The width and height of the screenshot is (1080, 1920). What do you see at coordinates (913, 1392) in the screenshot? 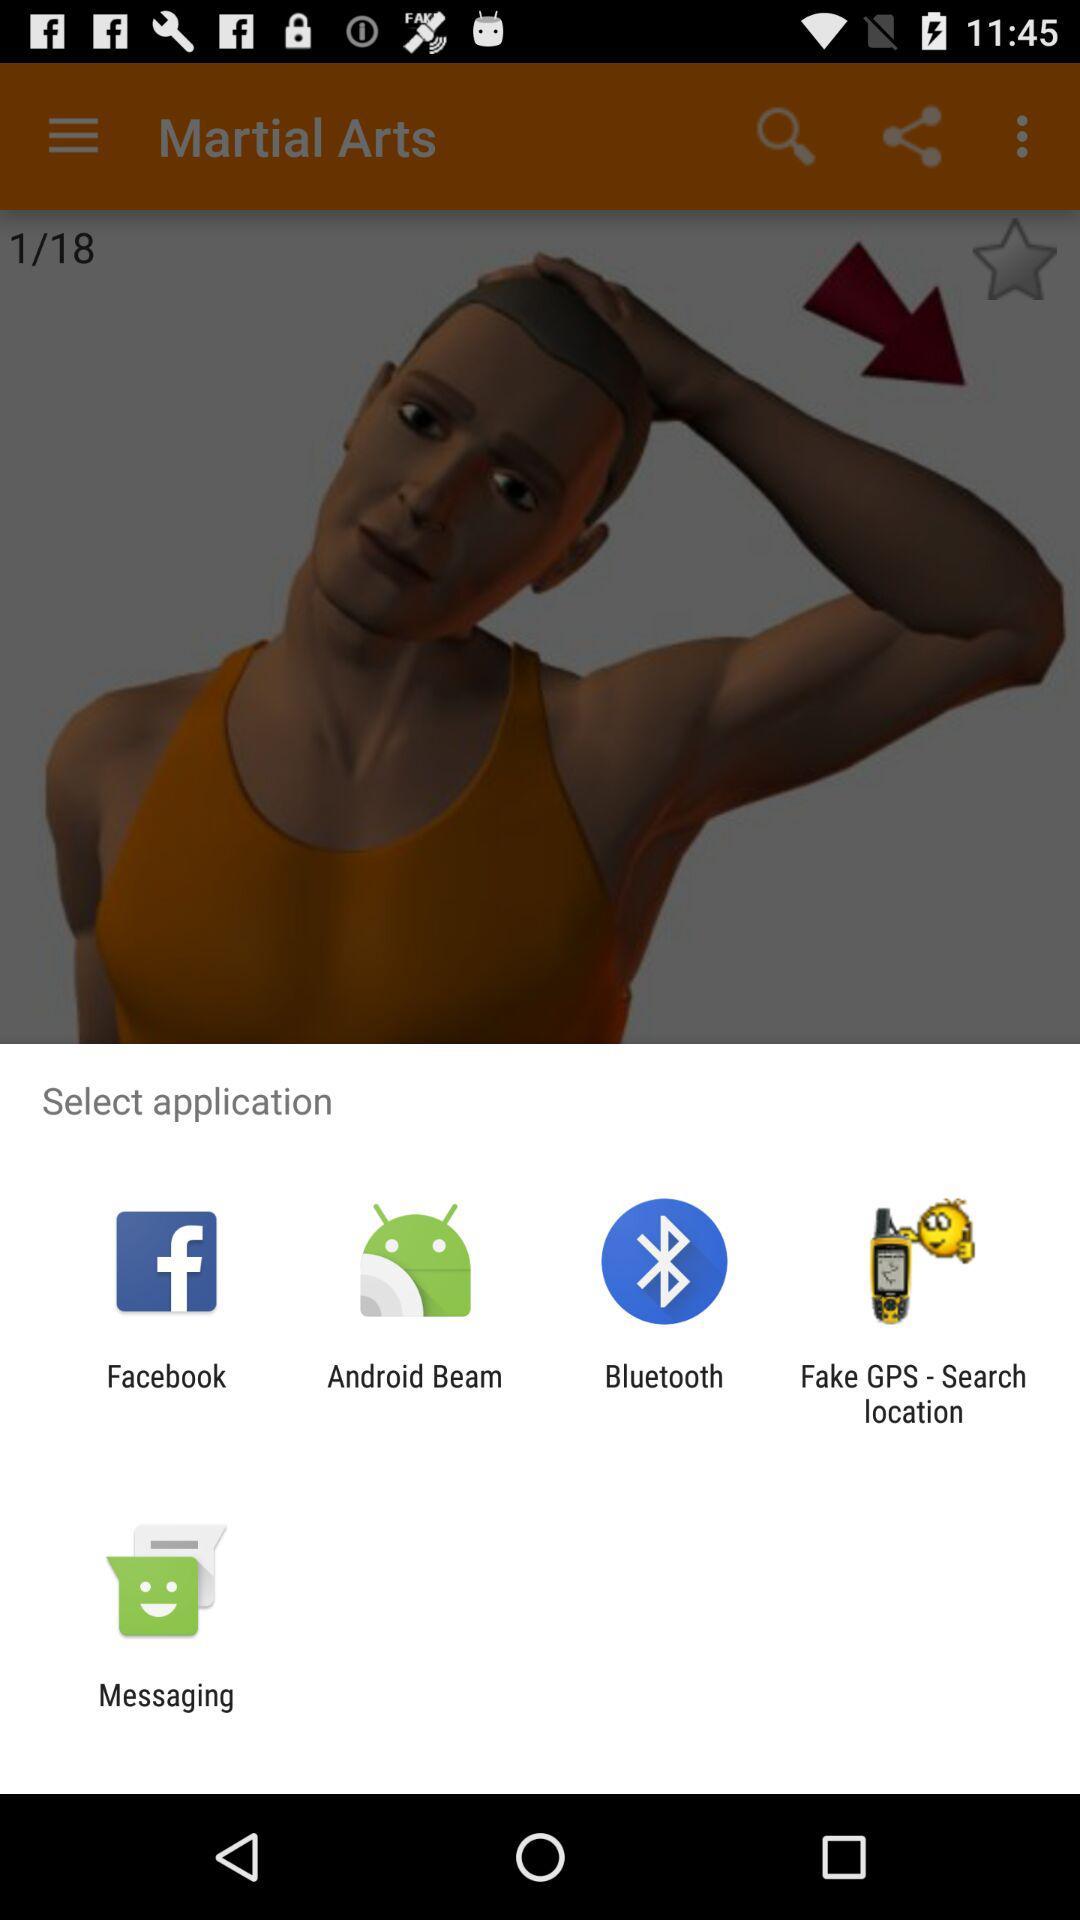
I see `fake gps search icon` at bounding box center [913, 1392].